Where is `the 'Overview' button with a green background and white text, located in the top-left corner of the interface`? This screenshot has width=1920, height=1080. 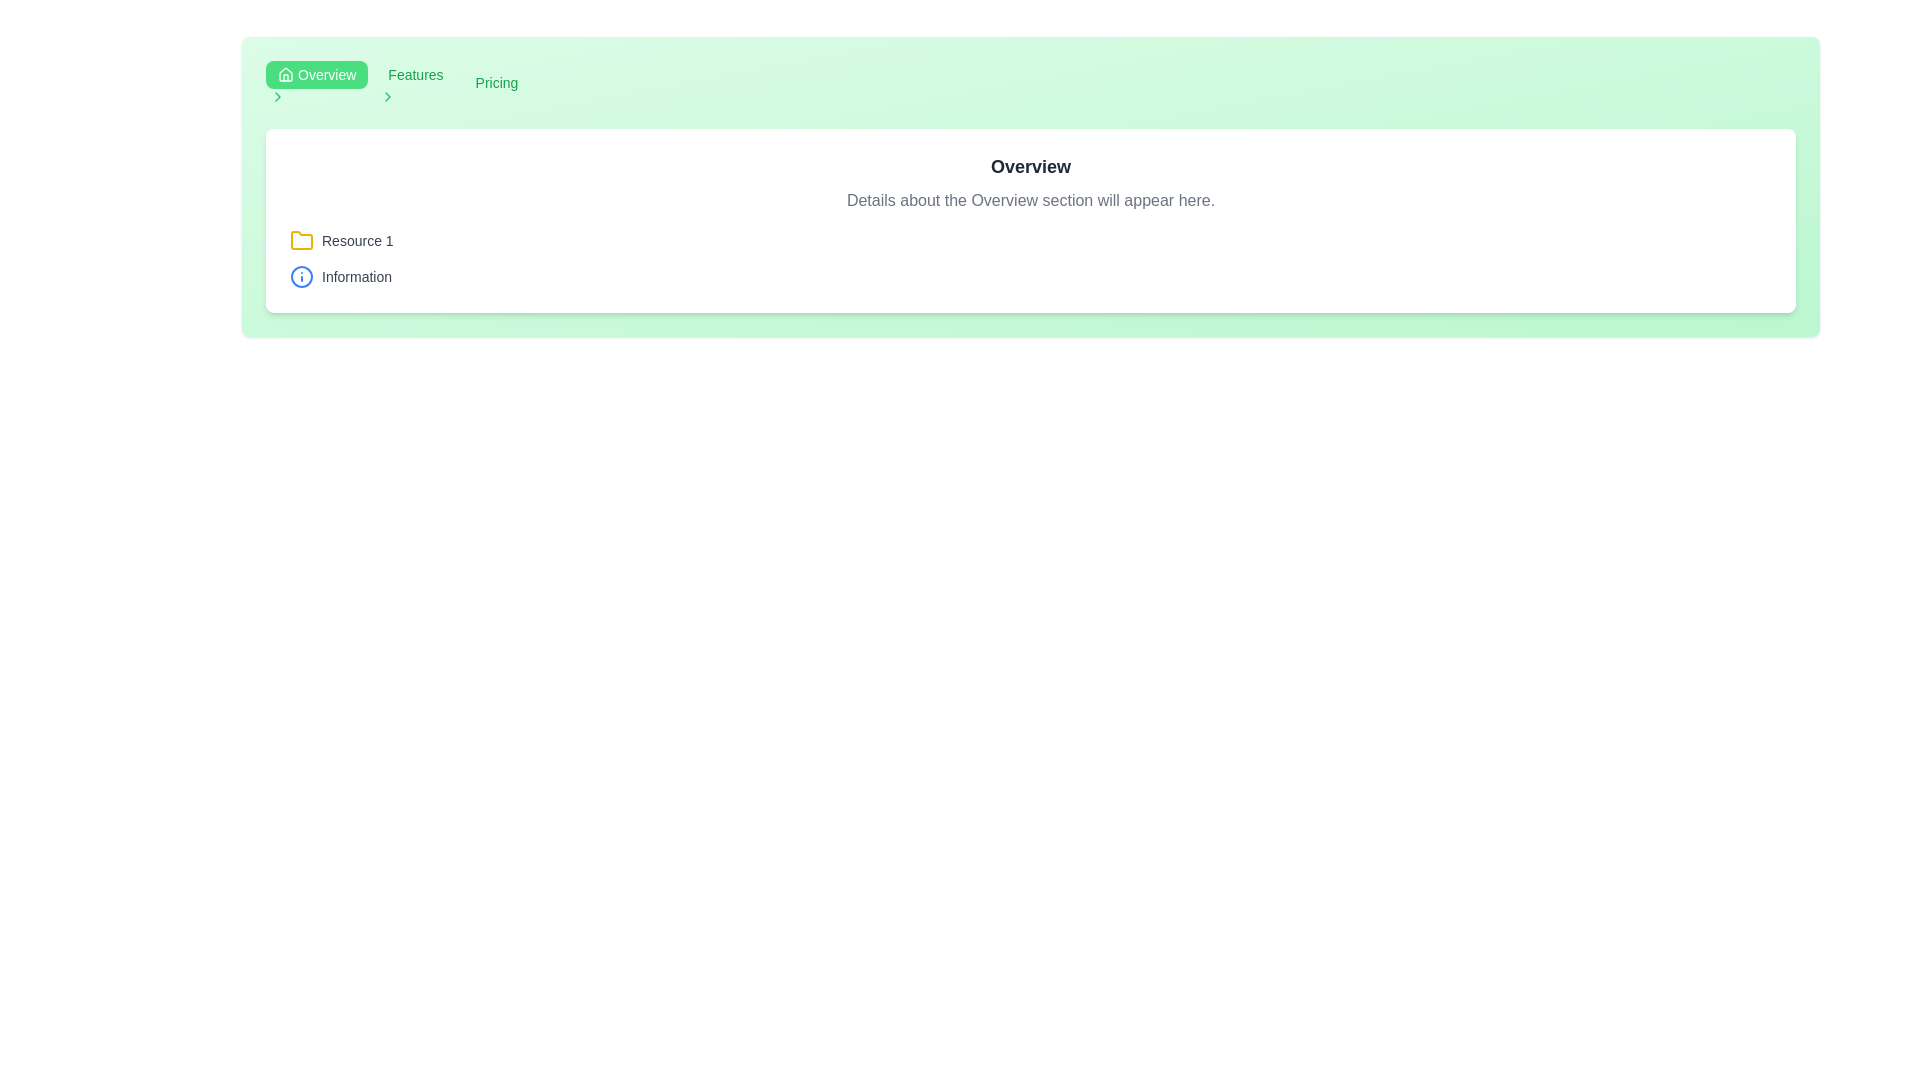 the 'Overview' button with a green background and white text, located in the top-left corner of the interface is located at coordinates (315, 73).